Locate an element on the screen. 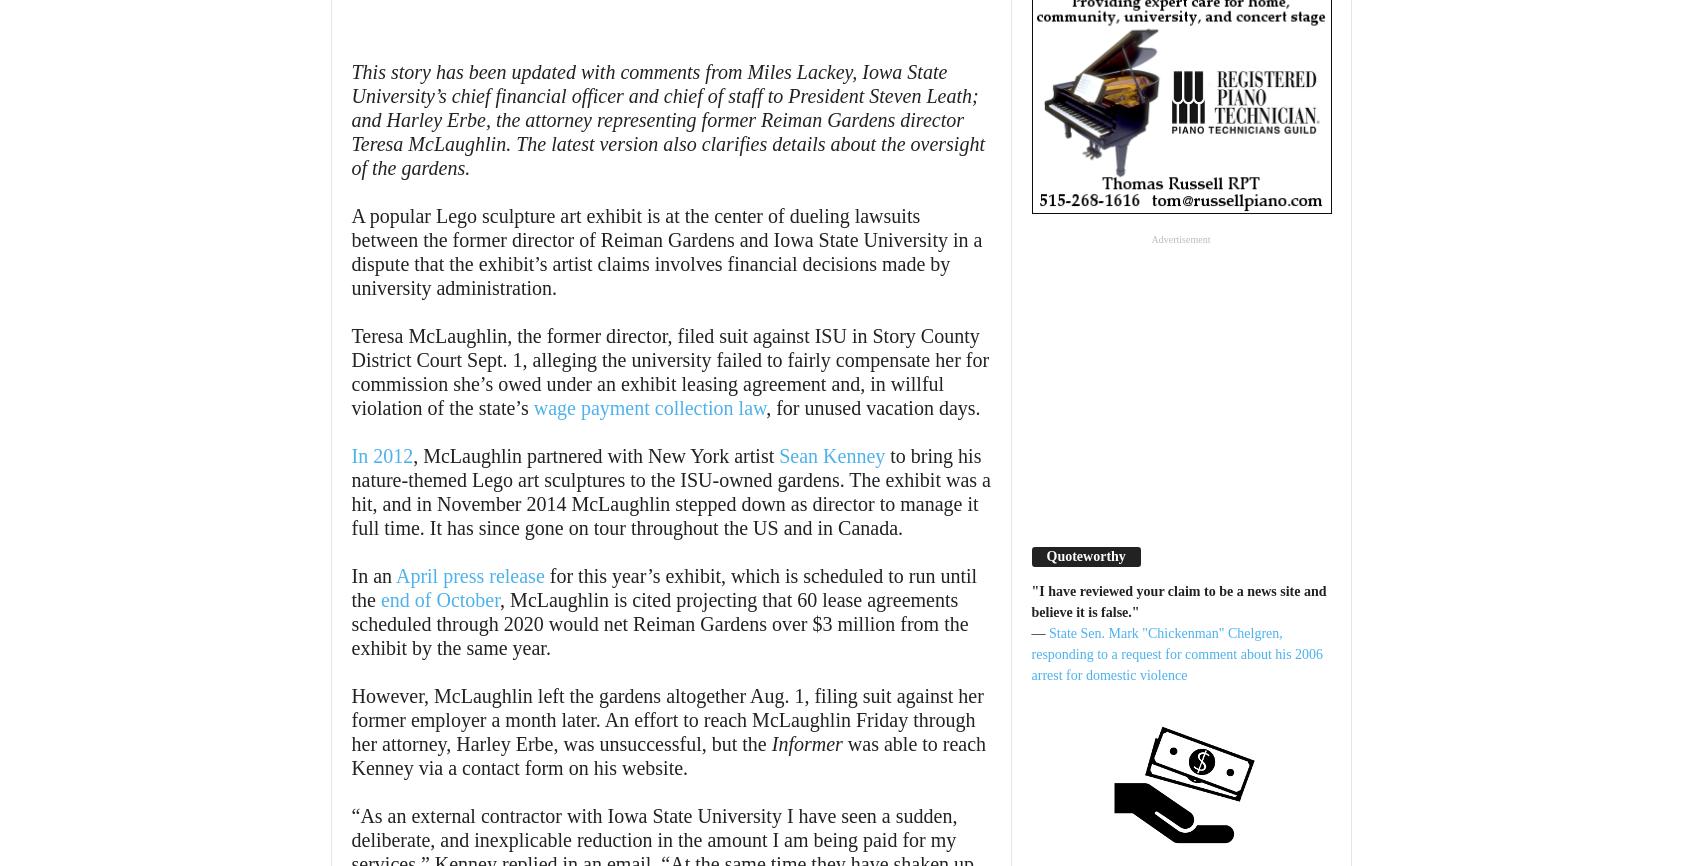 The height and width of the screenshot is (866, 1682). 'A popular Lego sculpture art exhibit is at the center of dueling lawsuits between the former director of Reiman Gardens and Iowa State University in a dispute that the exhibit’s artist claims involves financial decisions made by university administration.' is located at coordinates (350, 251).